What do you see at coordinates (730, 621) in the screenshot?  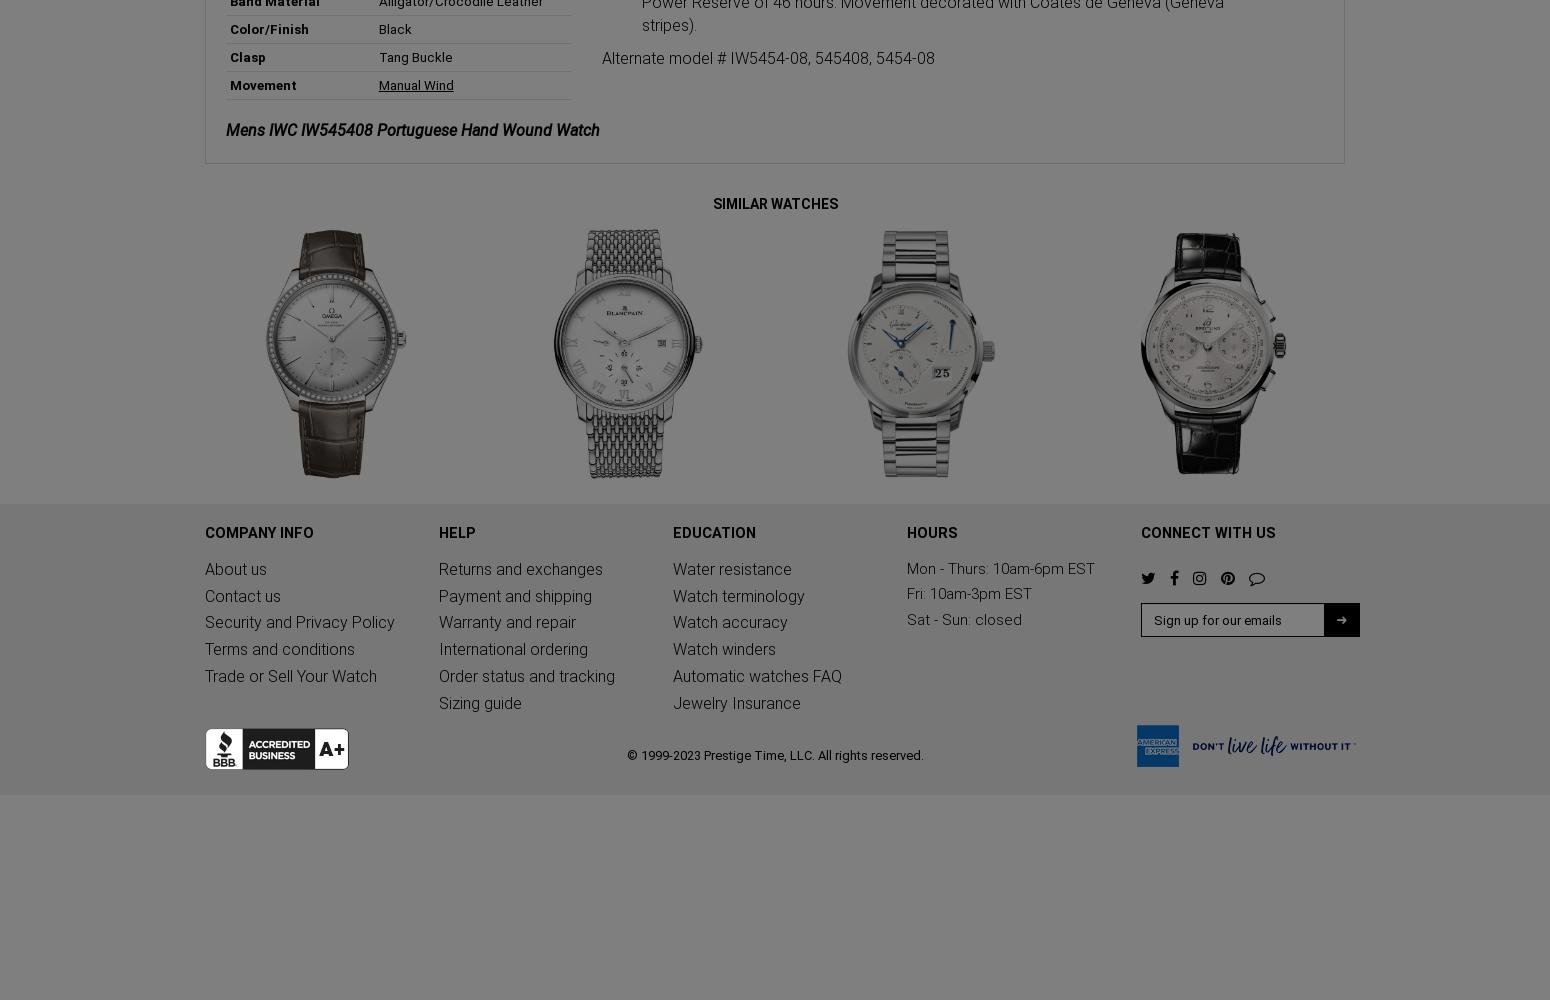 I see `'Watch accuracy'` at bounding box center [730, 621].